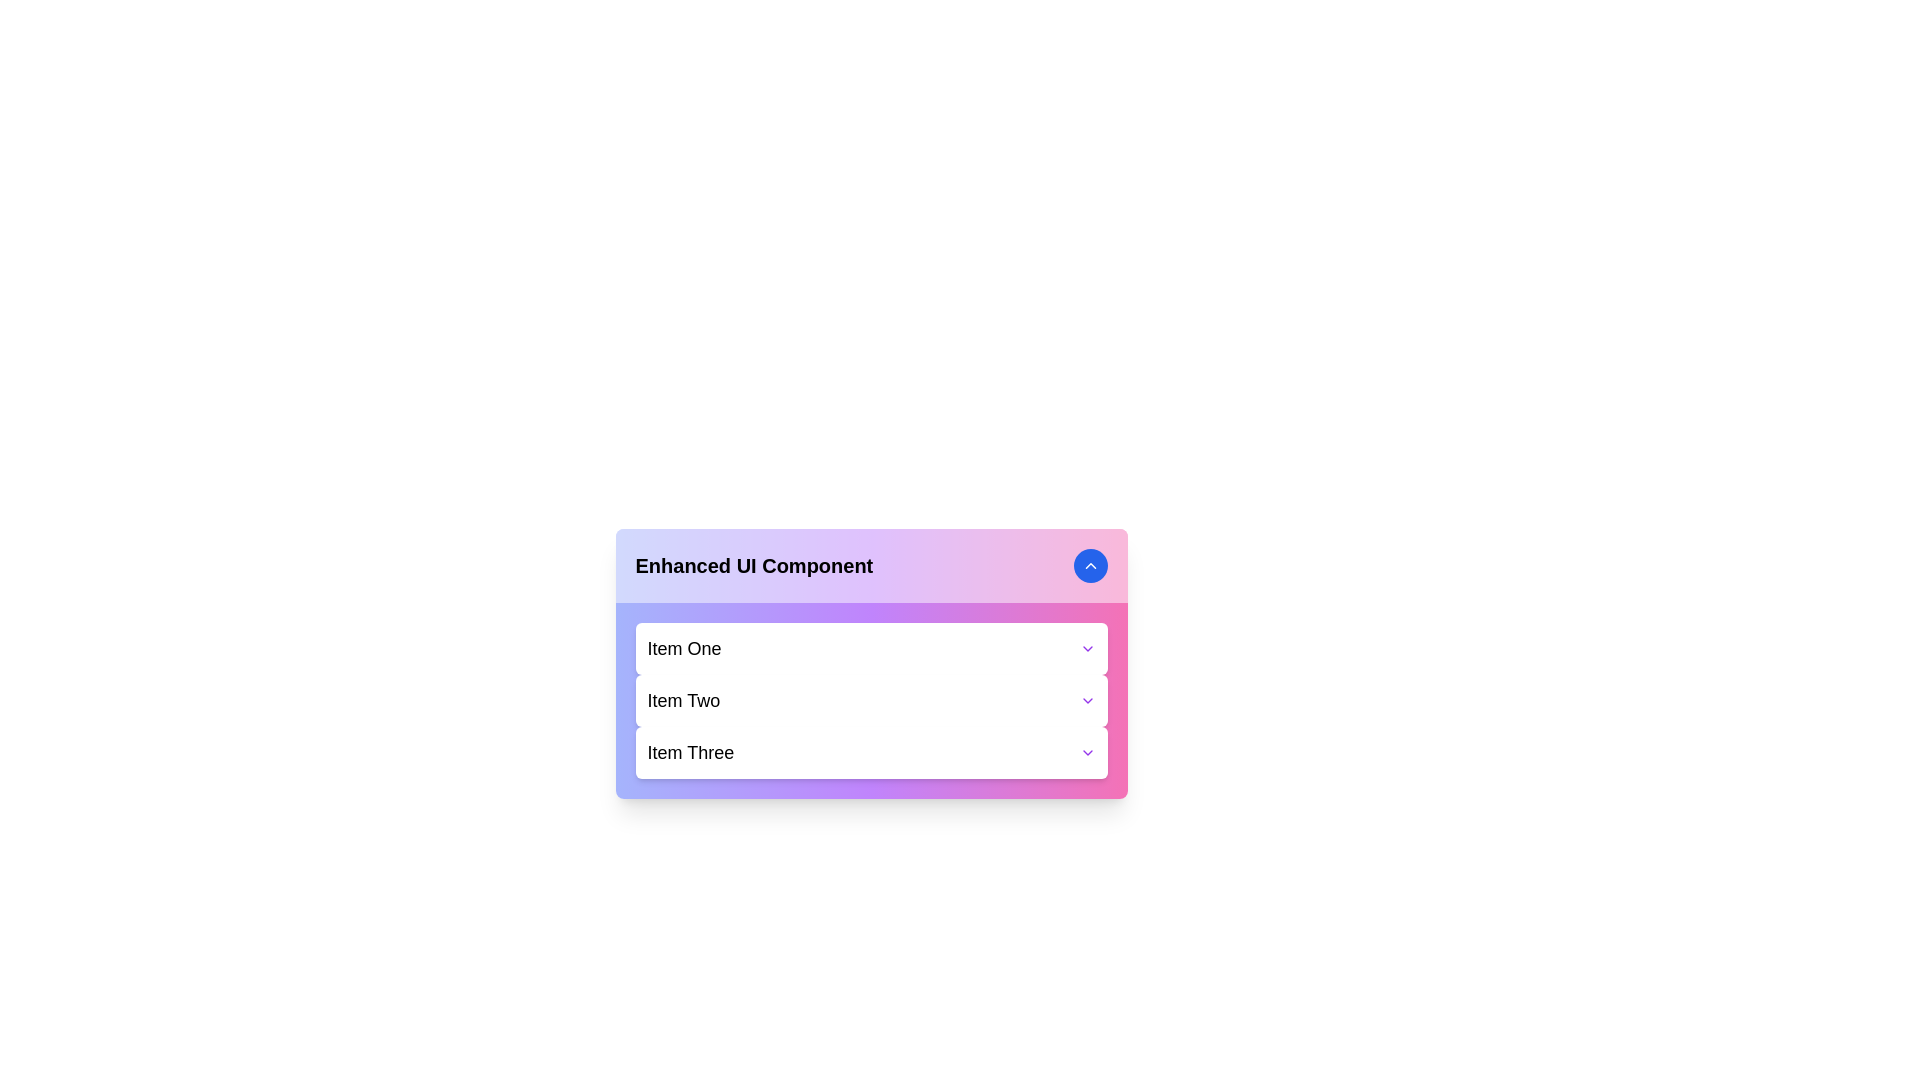 The width and height of the screenshot is (1920, 1080). What do you see at coordinates (690, 752) in the screenshot?
I see `the text label that describes the third item in the vertically stacked list within the card interface` at bounding box center [690, 752].